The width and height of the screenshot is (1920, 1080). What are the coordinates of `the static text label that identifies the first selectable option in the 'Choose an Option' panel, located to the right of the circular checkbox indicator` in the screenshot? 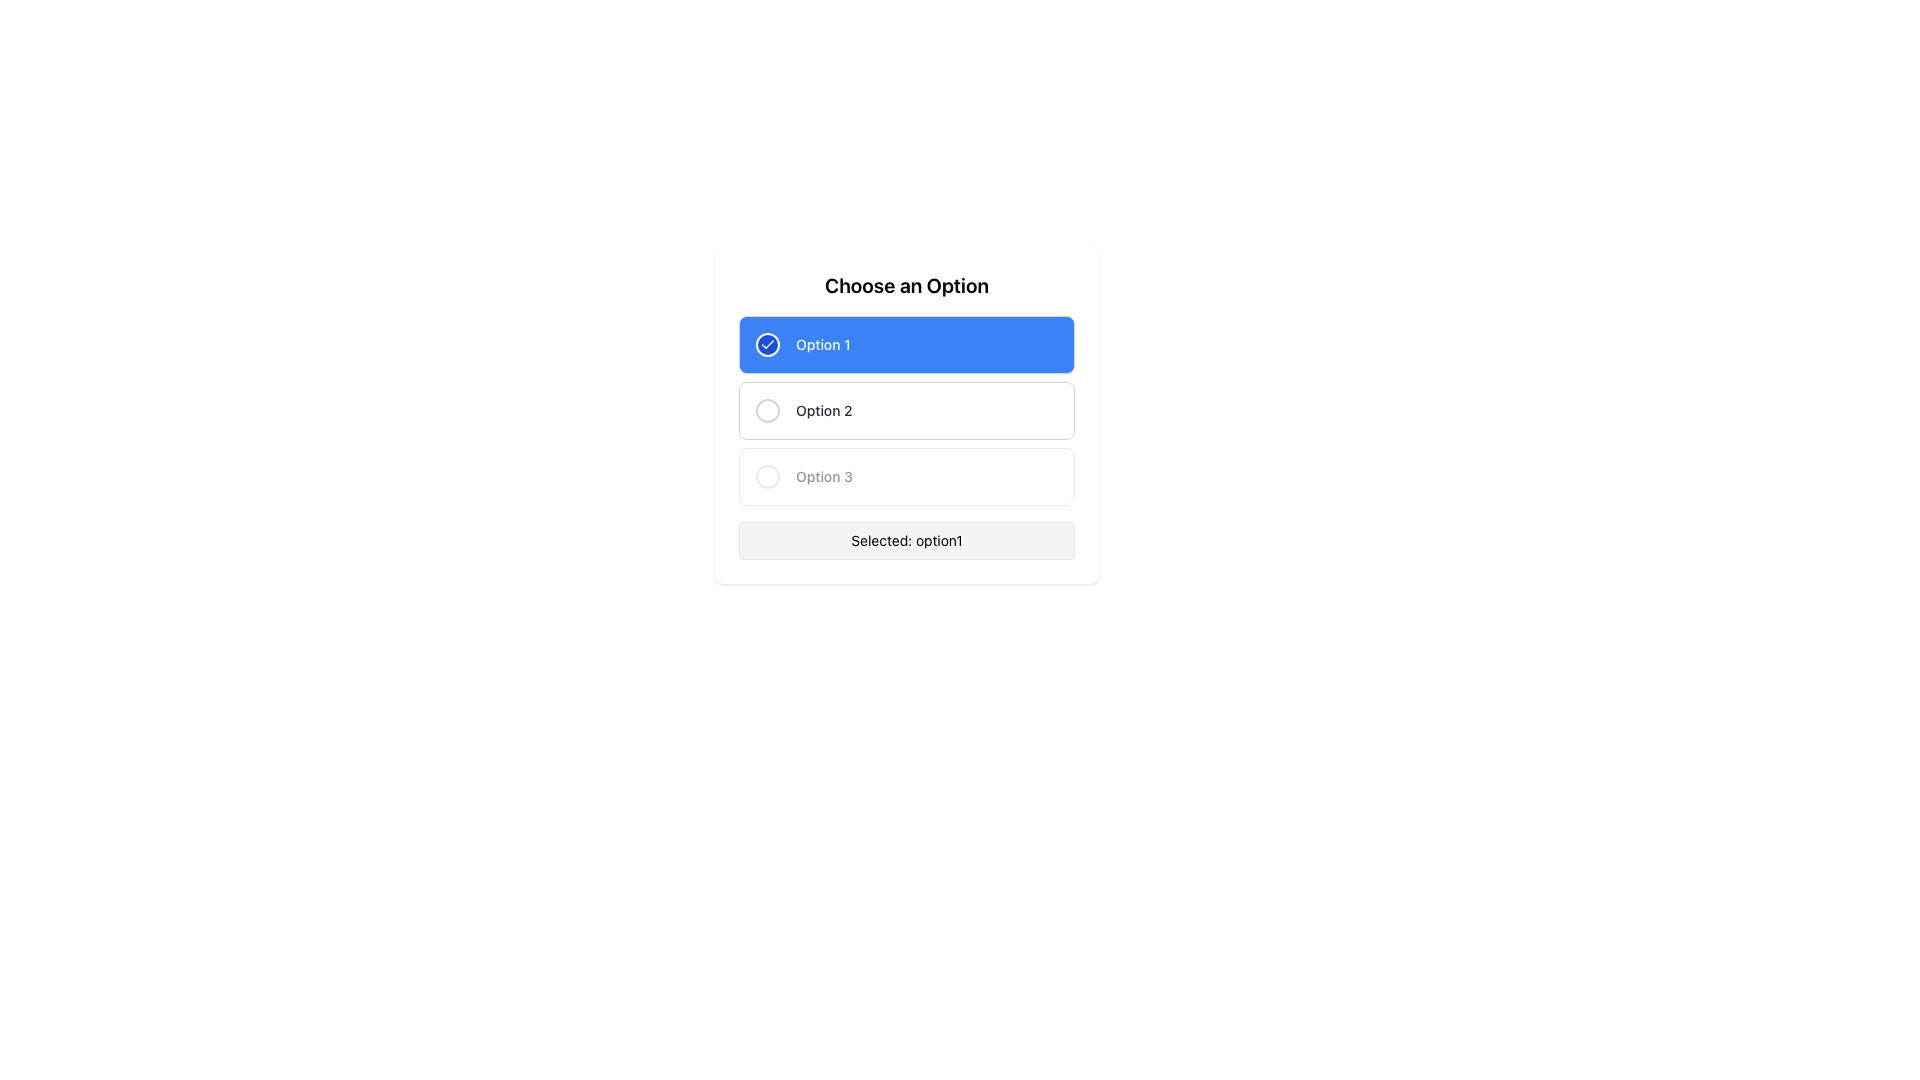 It's located at (823, 343).